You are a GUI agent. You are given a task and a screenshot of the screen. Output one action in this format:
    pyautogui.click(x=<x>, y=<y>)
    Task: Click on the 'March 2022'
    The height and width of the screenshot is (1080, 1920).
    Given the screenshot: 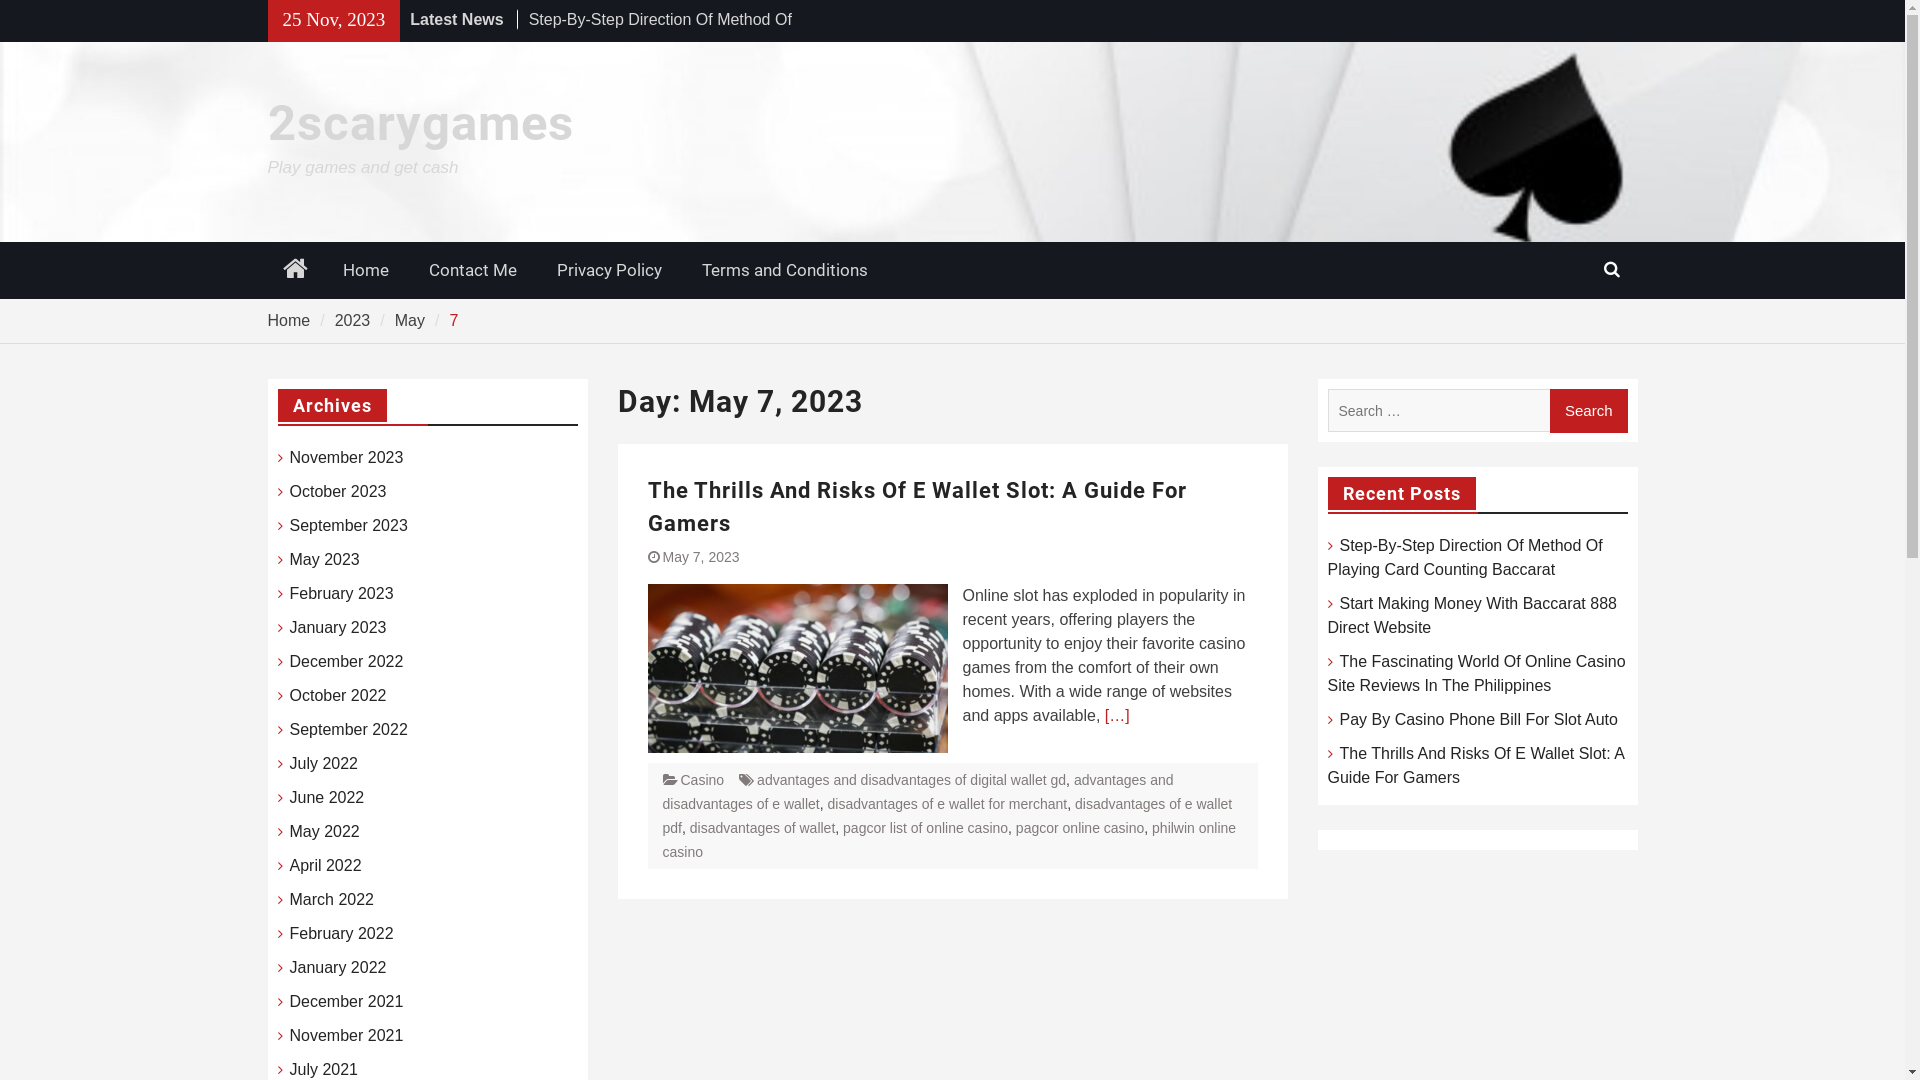 What is the action you would take?
    pyautogui.click(x=332, y=898)
    